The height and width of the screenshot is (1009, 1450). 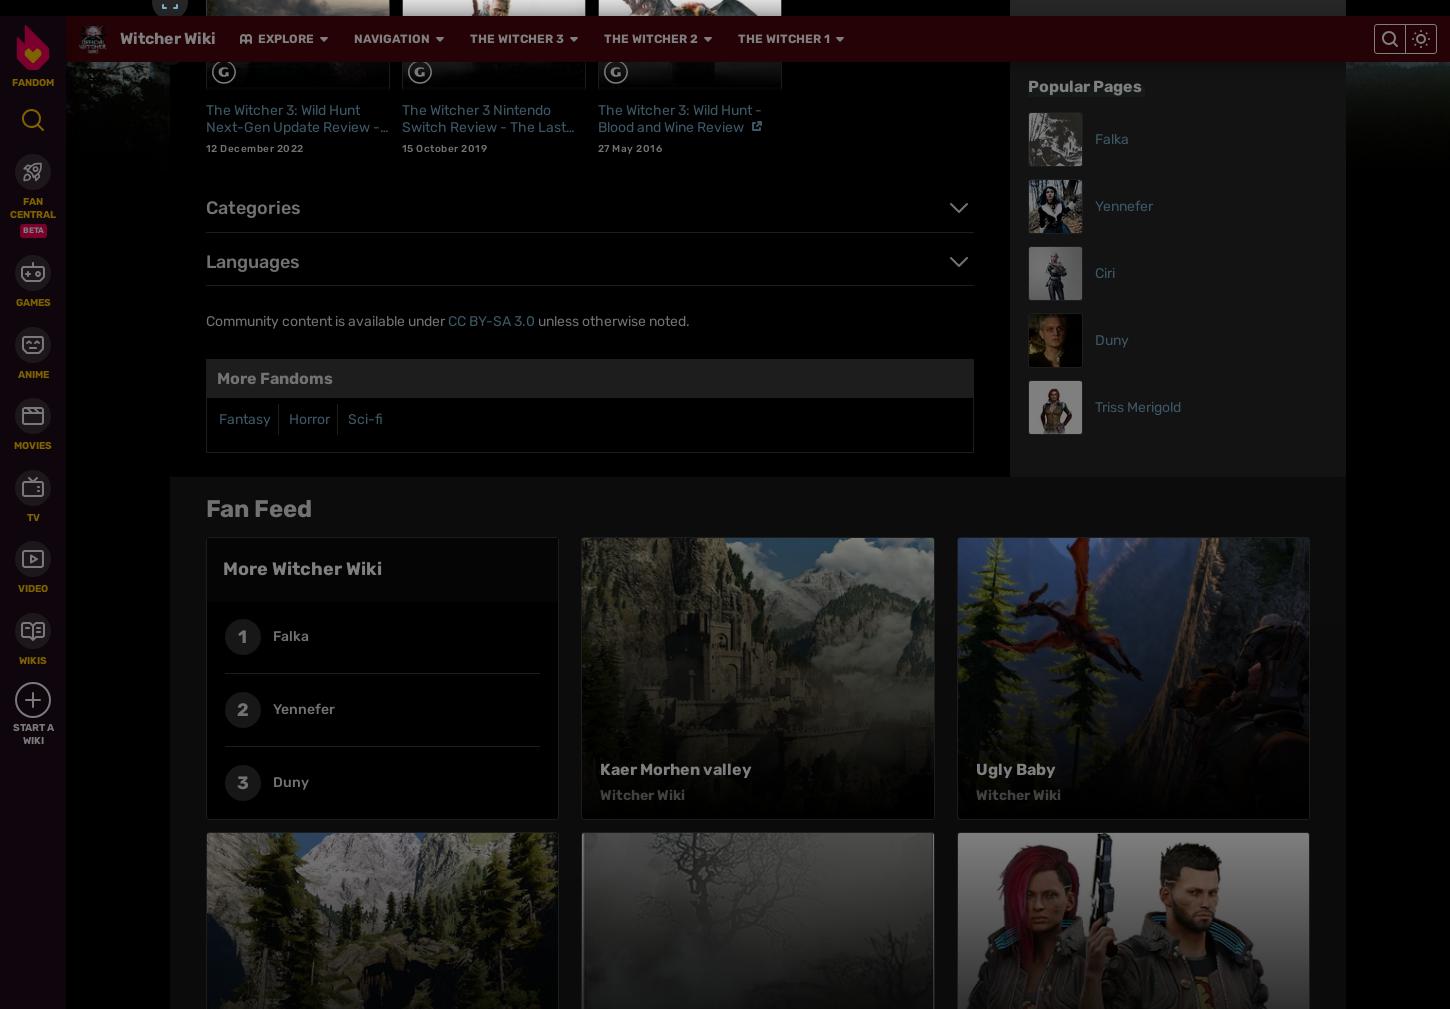 I want to click on 'Va Fail, Elaine', so click(x=600, y=333).